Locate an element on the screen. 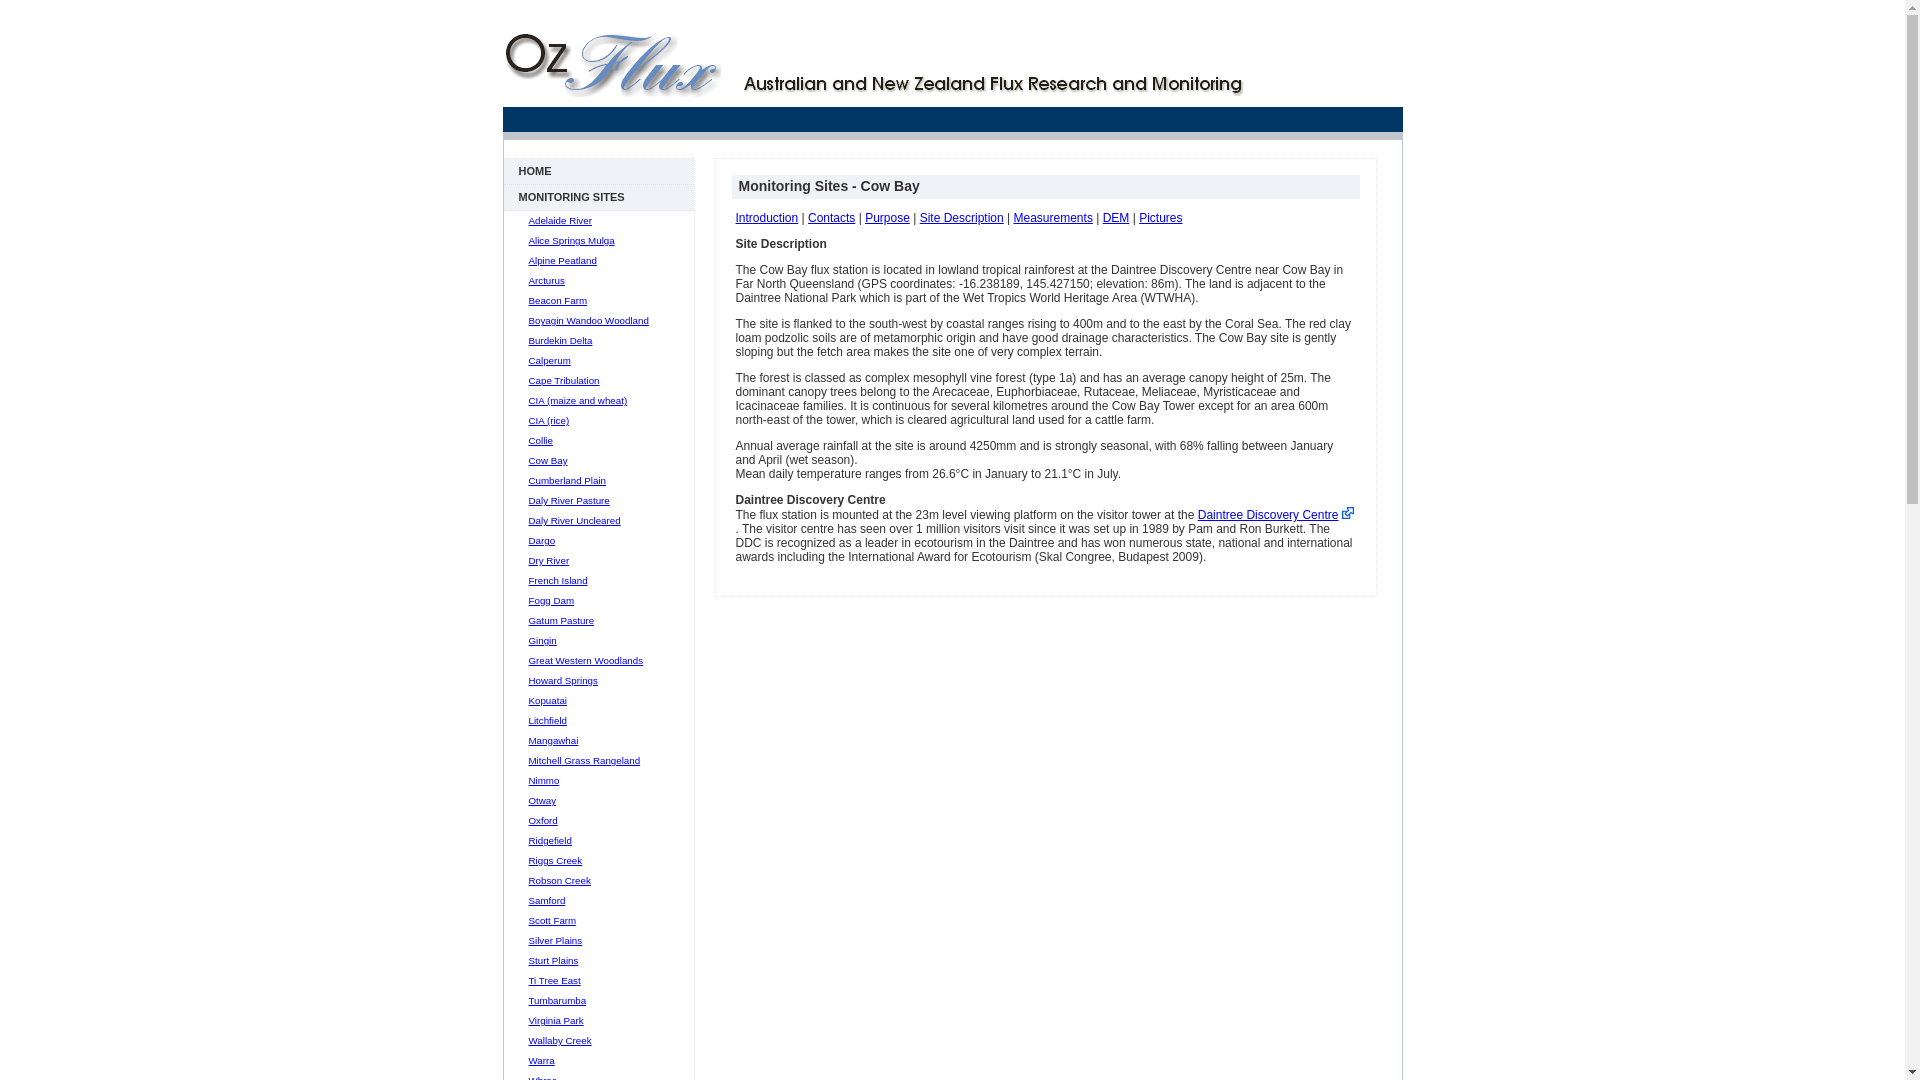  'CIA (maize and wheat)' is located at coordinates (576, 400).